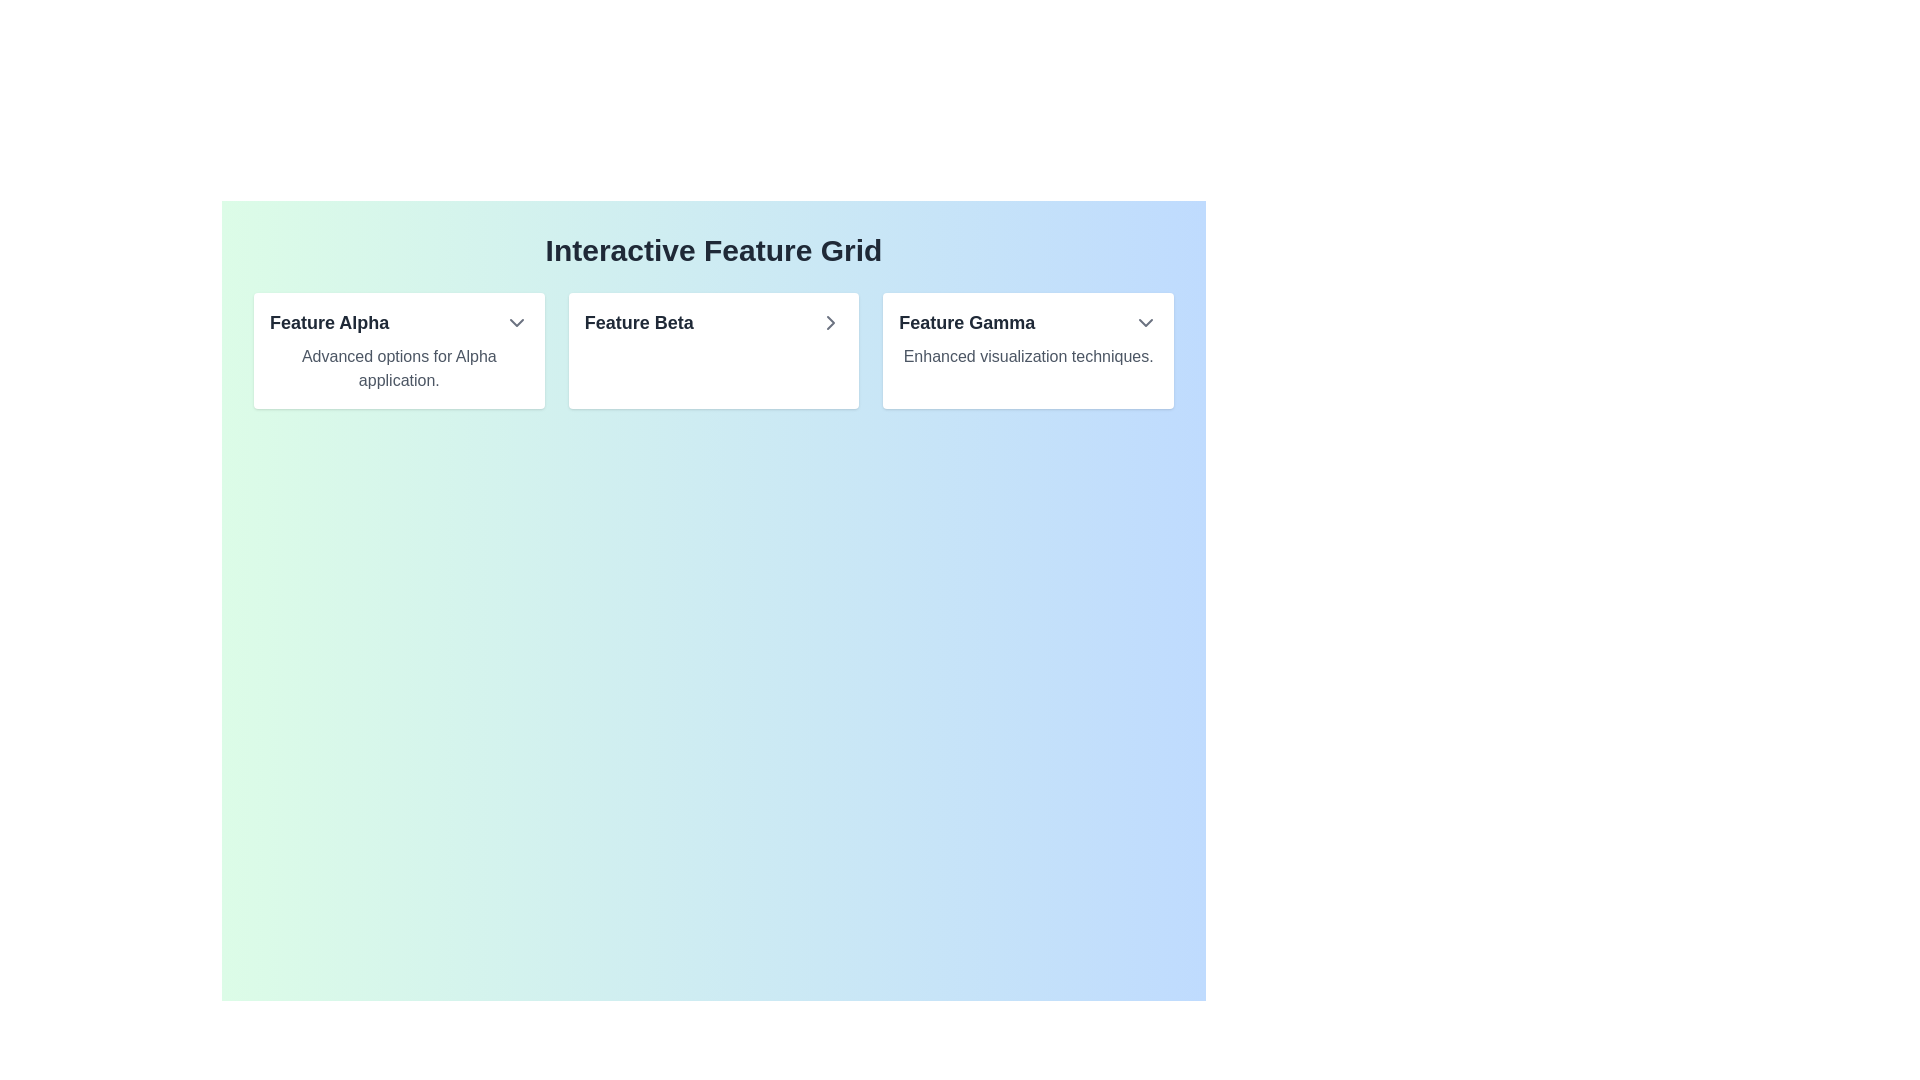 This screenshot has width=1920, height=1080. What do you see at coordinates (516, 322) in the screenshot?
I see `the Dropdown indicator for 'Feature Alpha' to observe the style change` at bounding box center [516, 322].